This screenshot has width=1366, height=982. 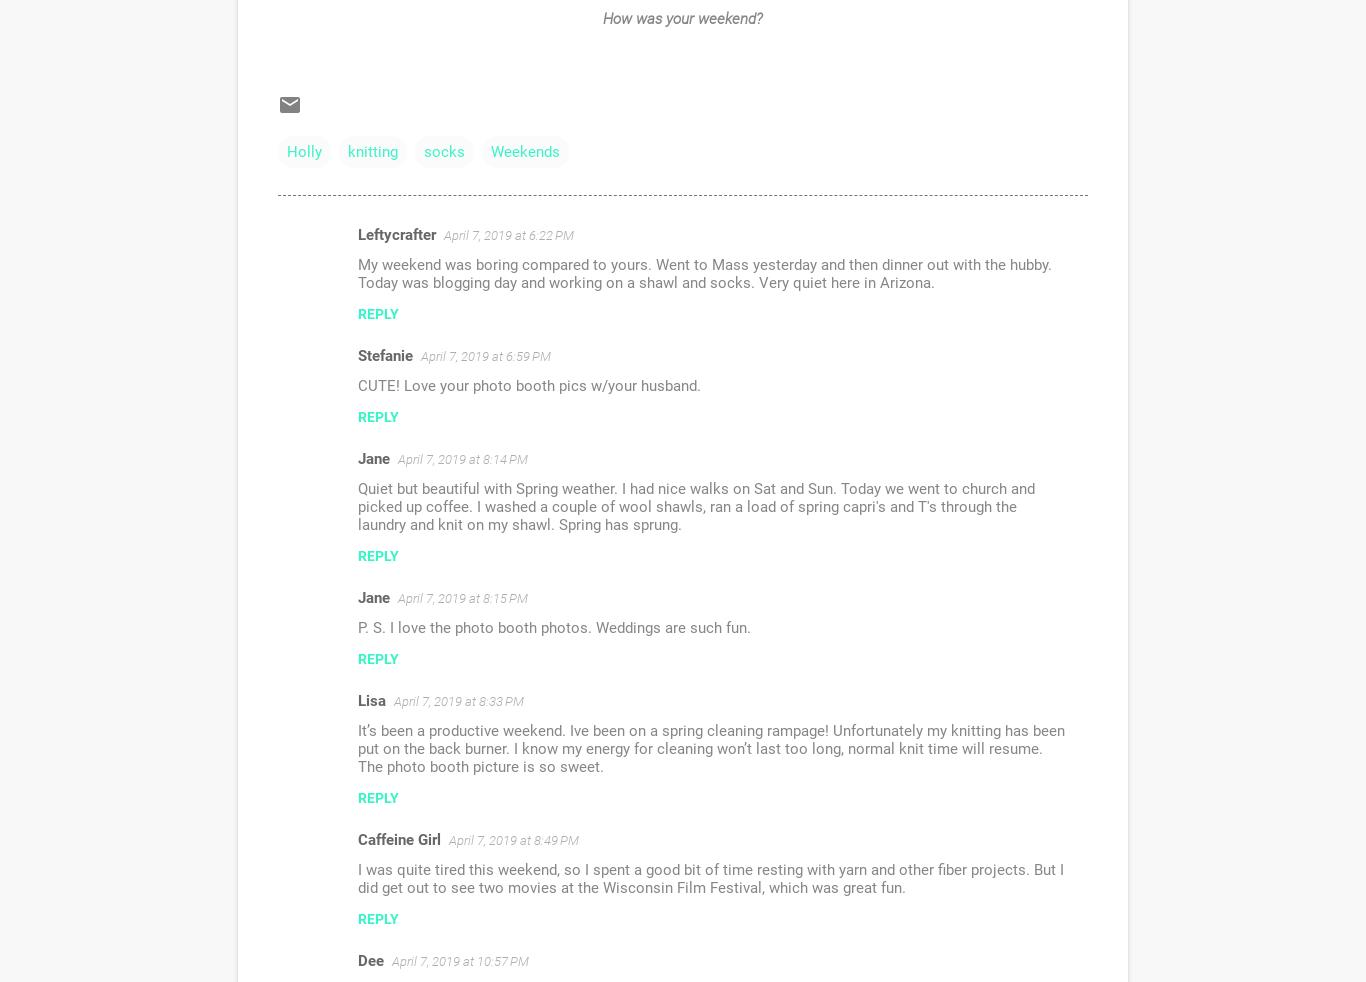 I want to click on 'Quiet but beautiful with Spring weather. I had nice walks on Sat and Sun. Today we went to church and picked up coffee. I washed a couple of wool shawls,  ran a load of spring capri's and T's through the laundry and knit on my shawl. Spring has sprung.', so click(x=696, y=506).